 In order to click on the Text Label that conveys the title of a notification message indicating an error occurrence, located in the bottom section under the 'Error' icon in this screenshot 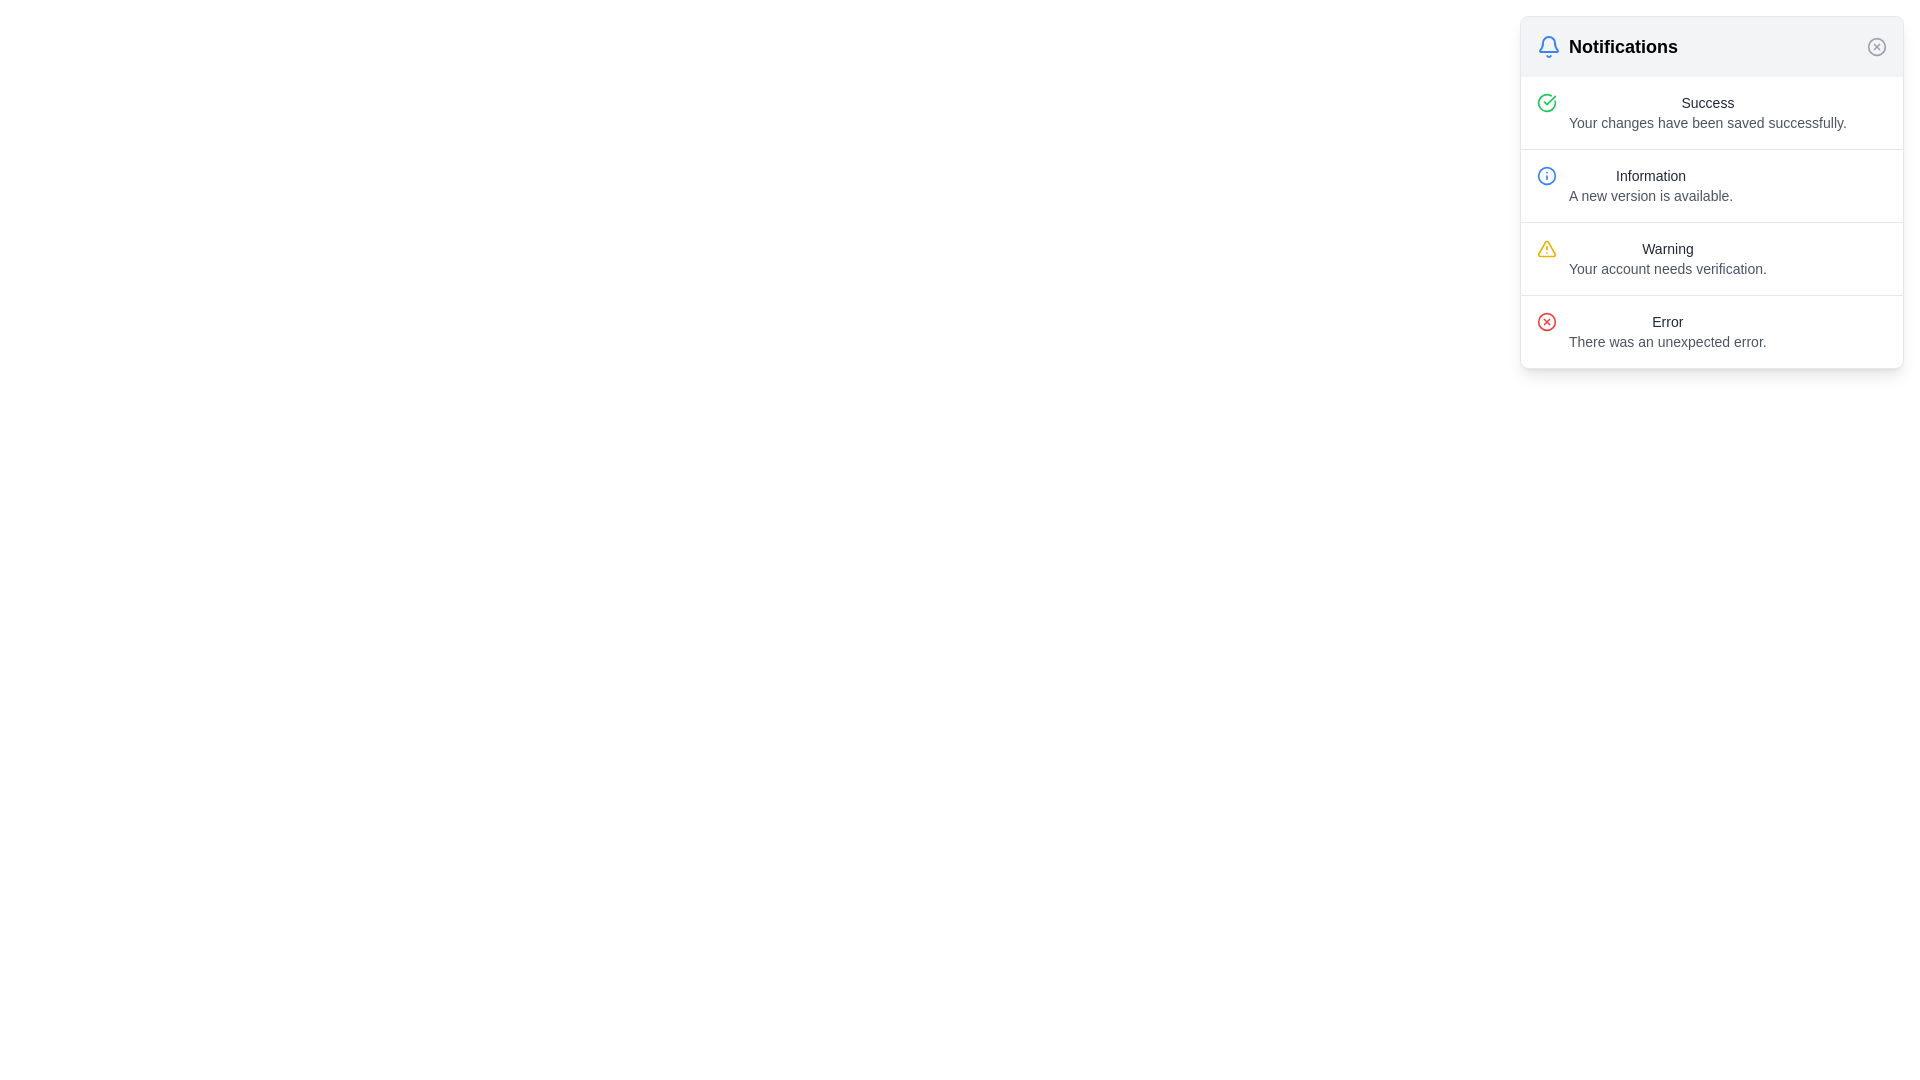, I will do `click(1667, 320)`.